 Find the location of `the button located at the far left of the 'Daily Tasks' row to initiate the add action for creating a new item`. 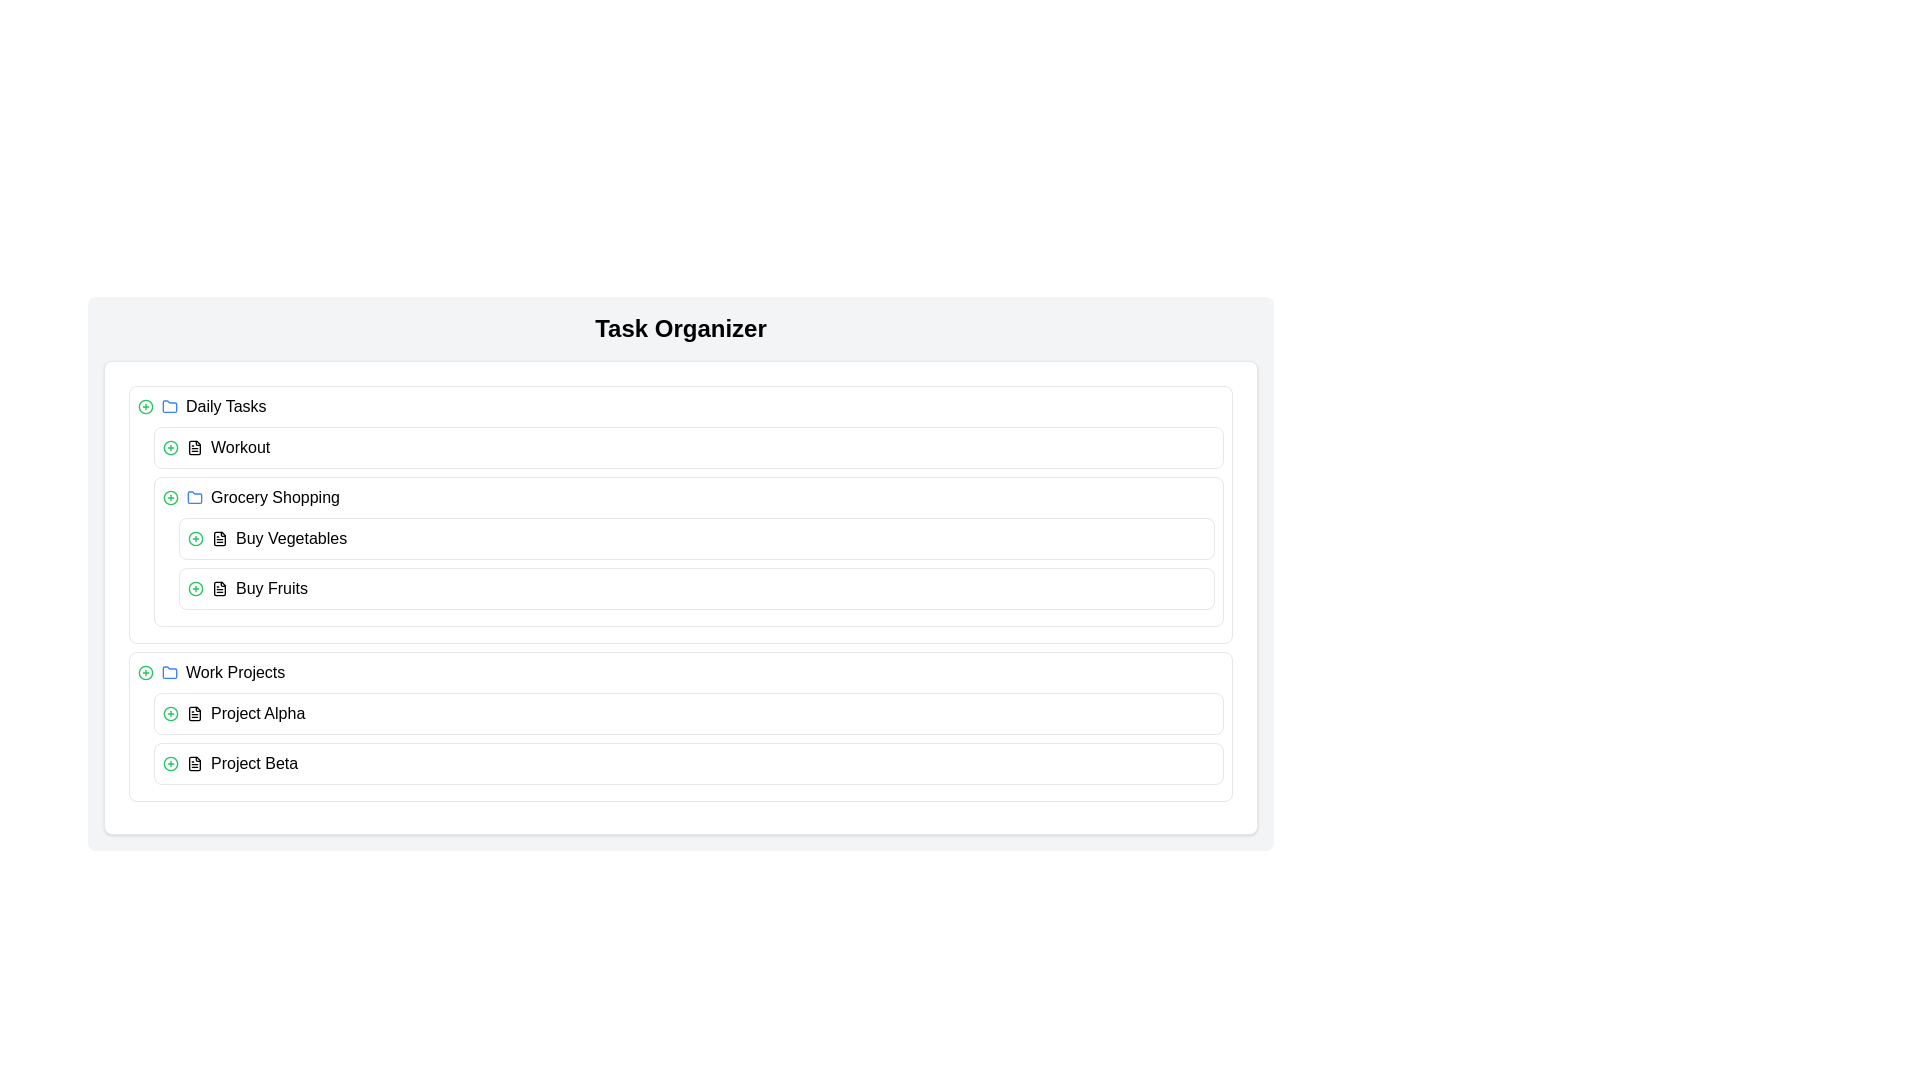

the button located at the far left of the 'Daily Tasks' row to initiate the add action for creating a new item is located at coordinates (144, 406).